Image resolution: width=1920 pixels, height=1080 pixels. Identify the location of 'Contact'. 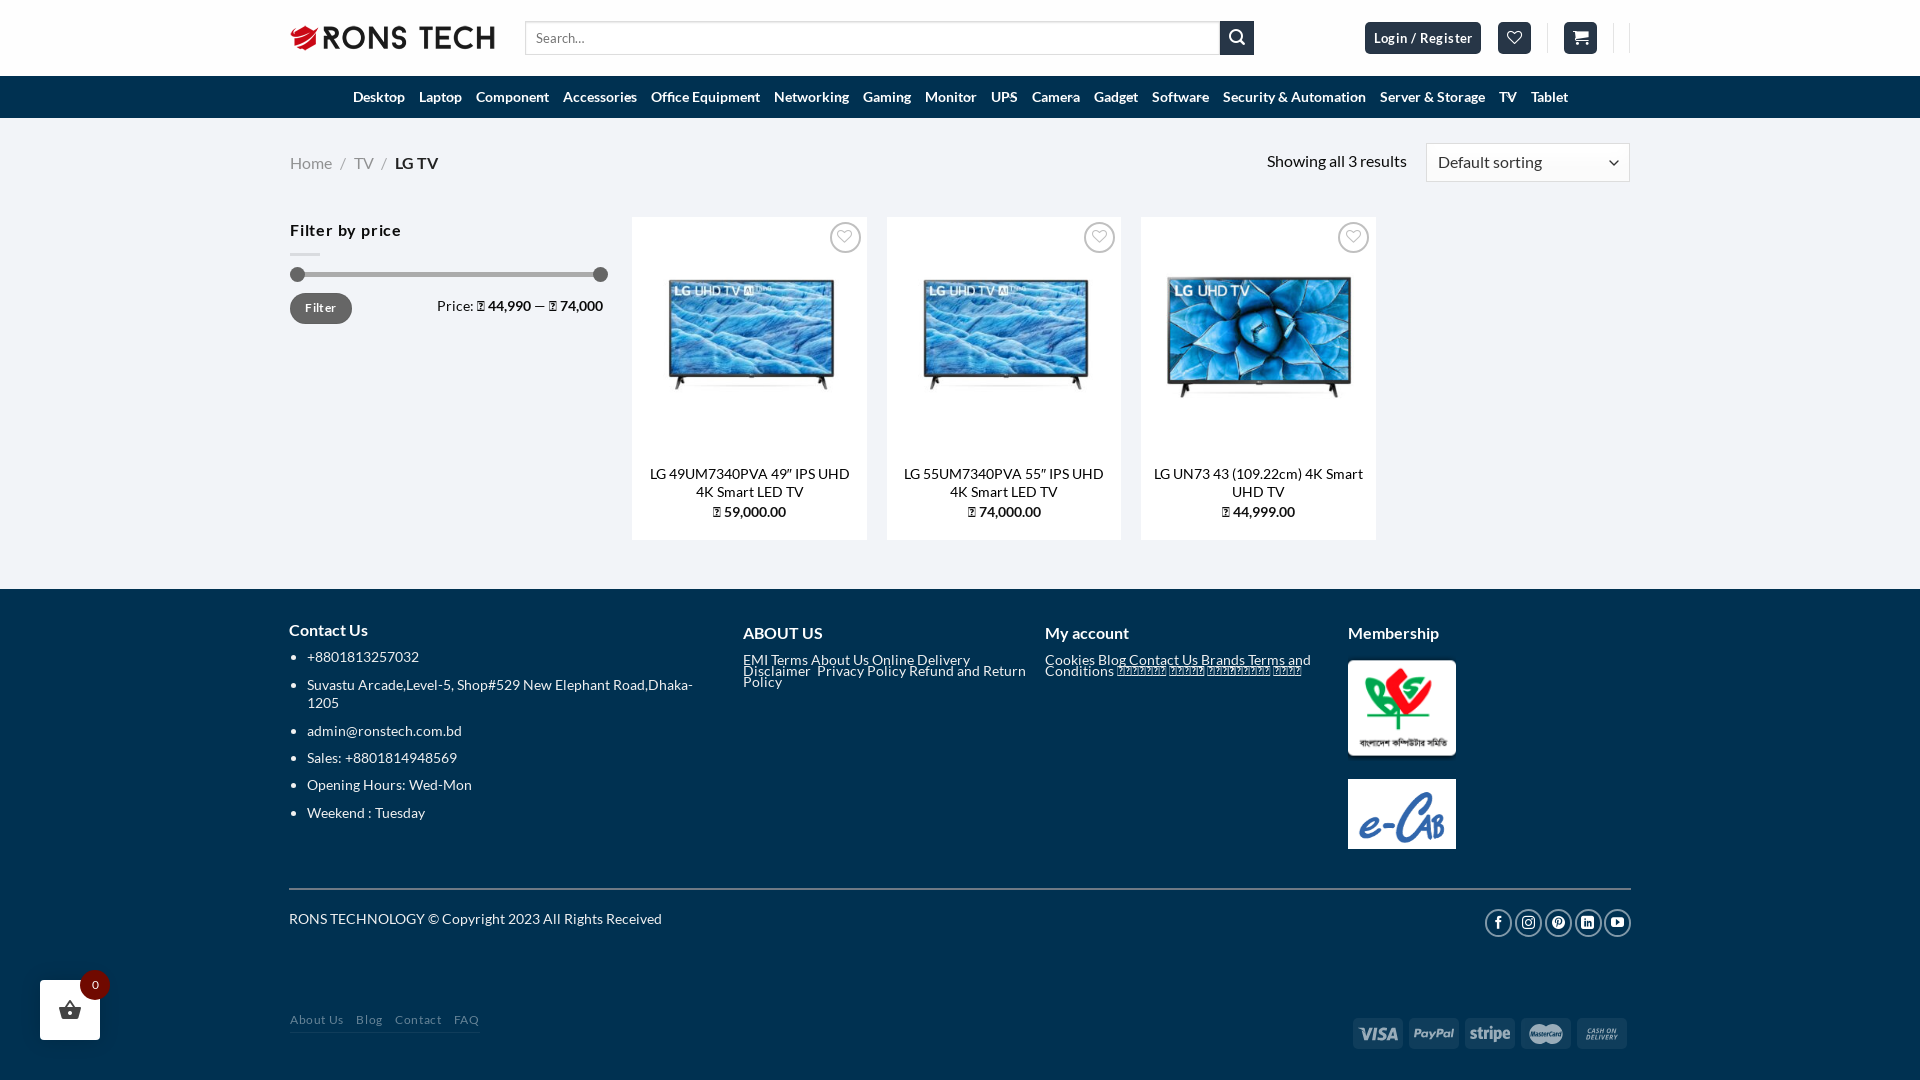
(416, 1019).